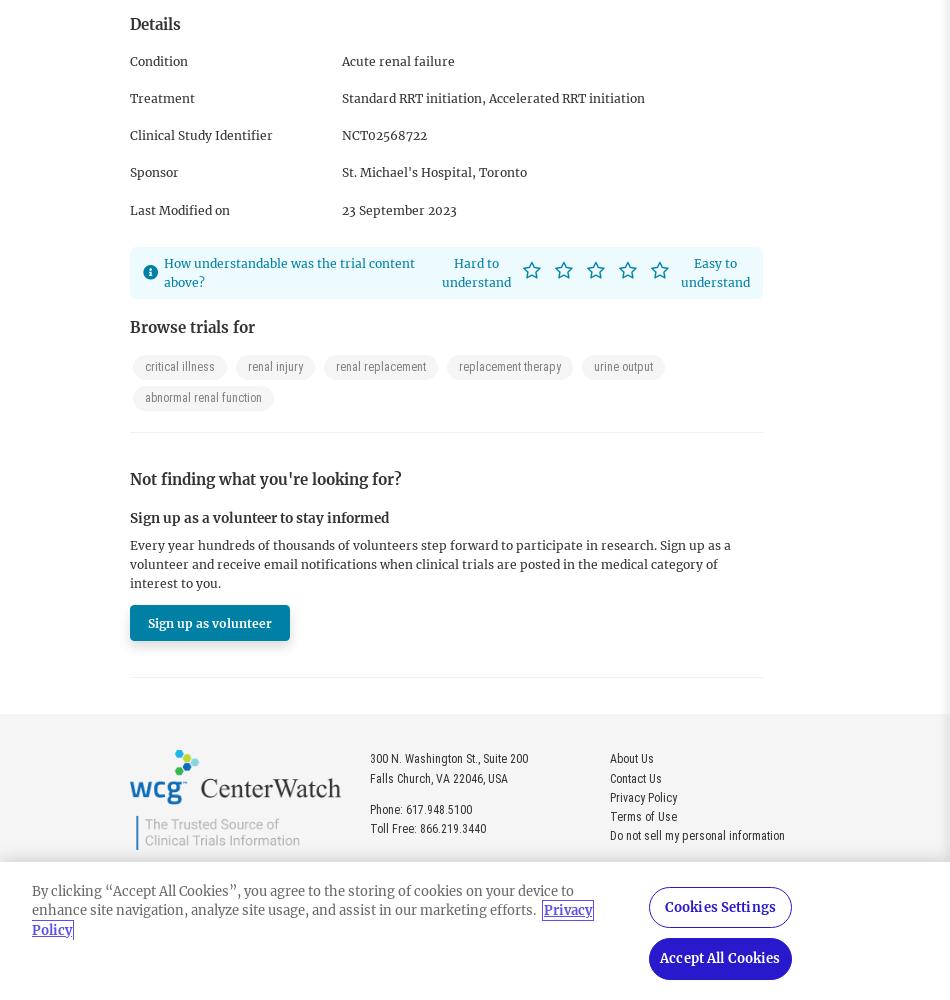 Image resolution: width=950 pixels, height=1000 pixels. What do you see at coordinates (713, 272) in the screenshot?
I see `'Easy to understand'` at bounding box center [713, 272].